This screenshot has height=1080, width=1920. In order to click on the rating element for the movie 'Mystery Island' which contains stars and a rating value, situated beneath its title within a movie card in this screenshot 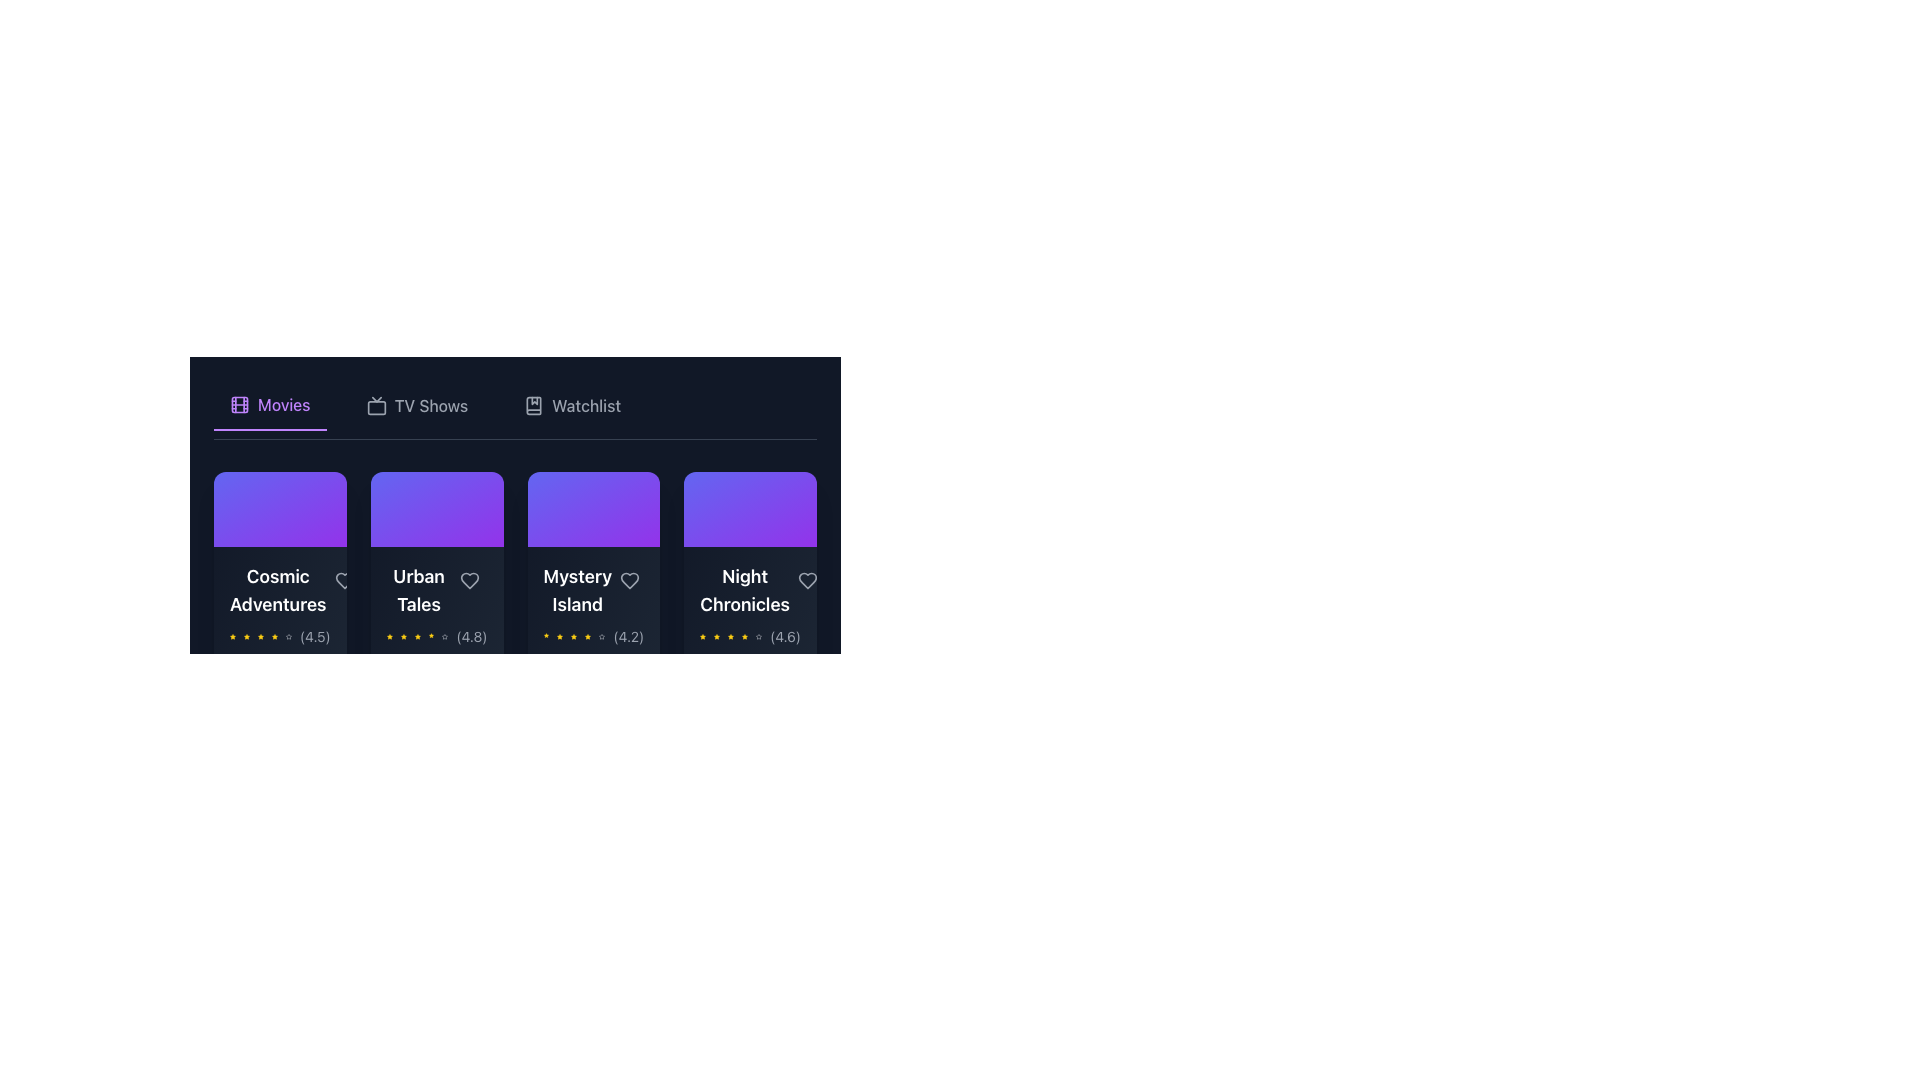, I will do `click(592, 636)`.